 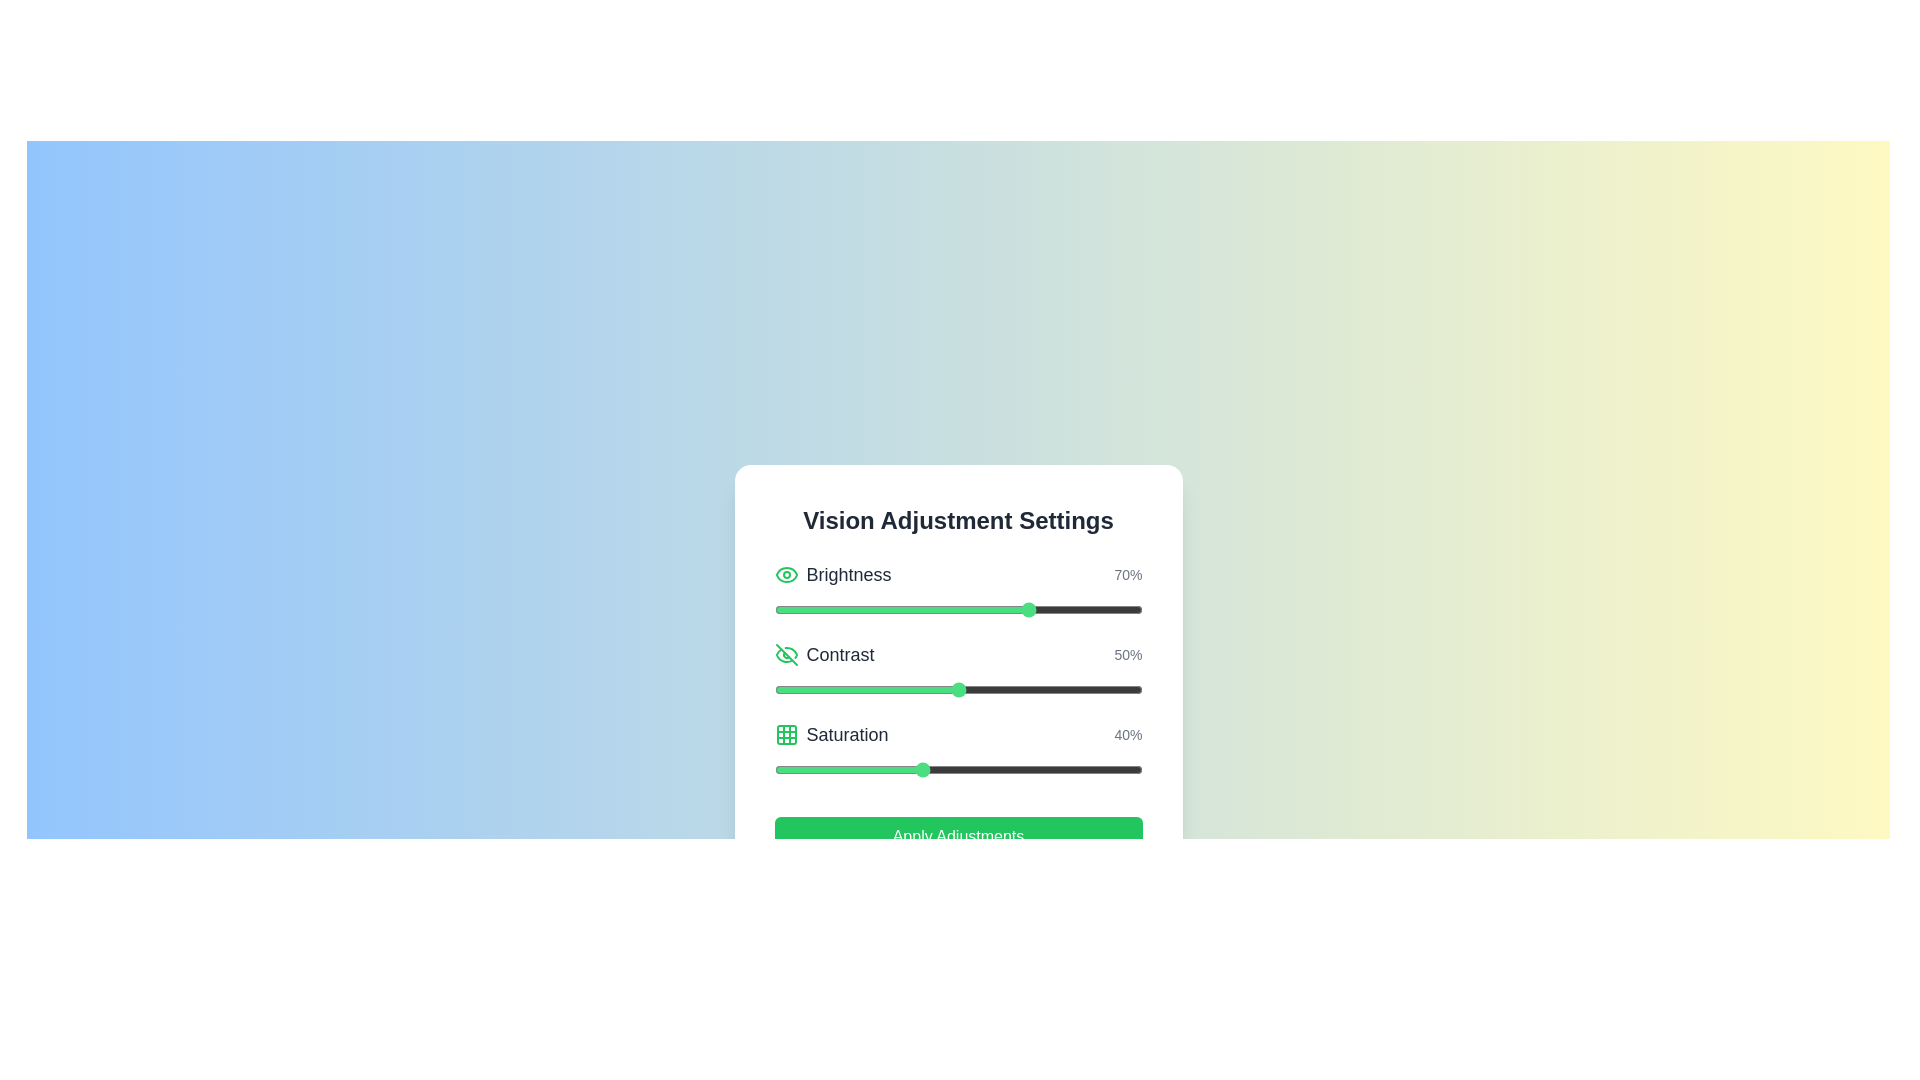 I want to click on the saturation slider to set the saturation level to 3%, so click(x=784, y=769).